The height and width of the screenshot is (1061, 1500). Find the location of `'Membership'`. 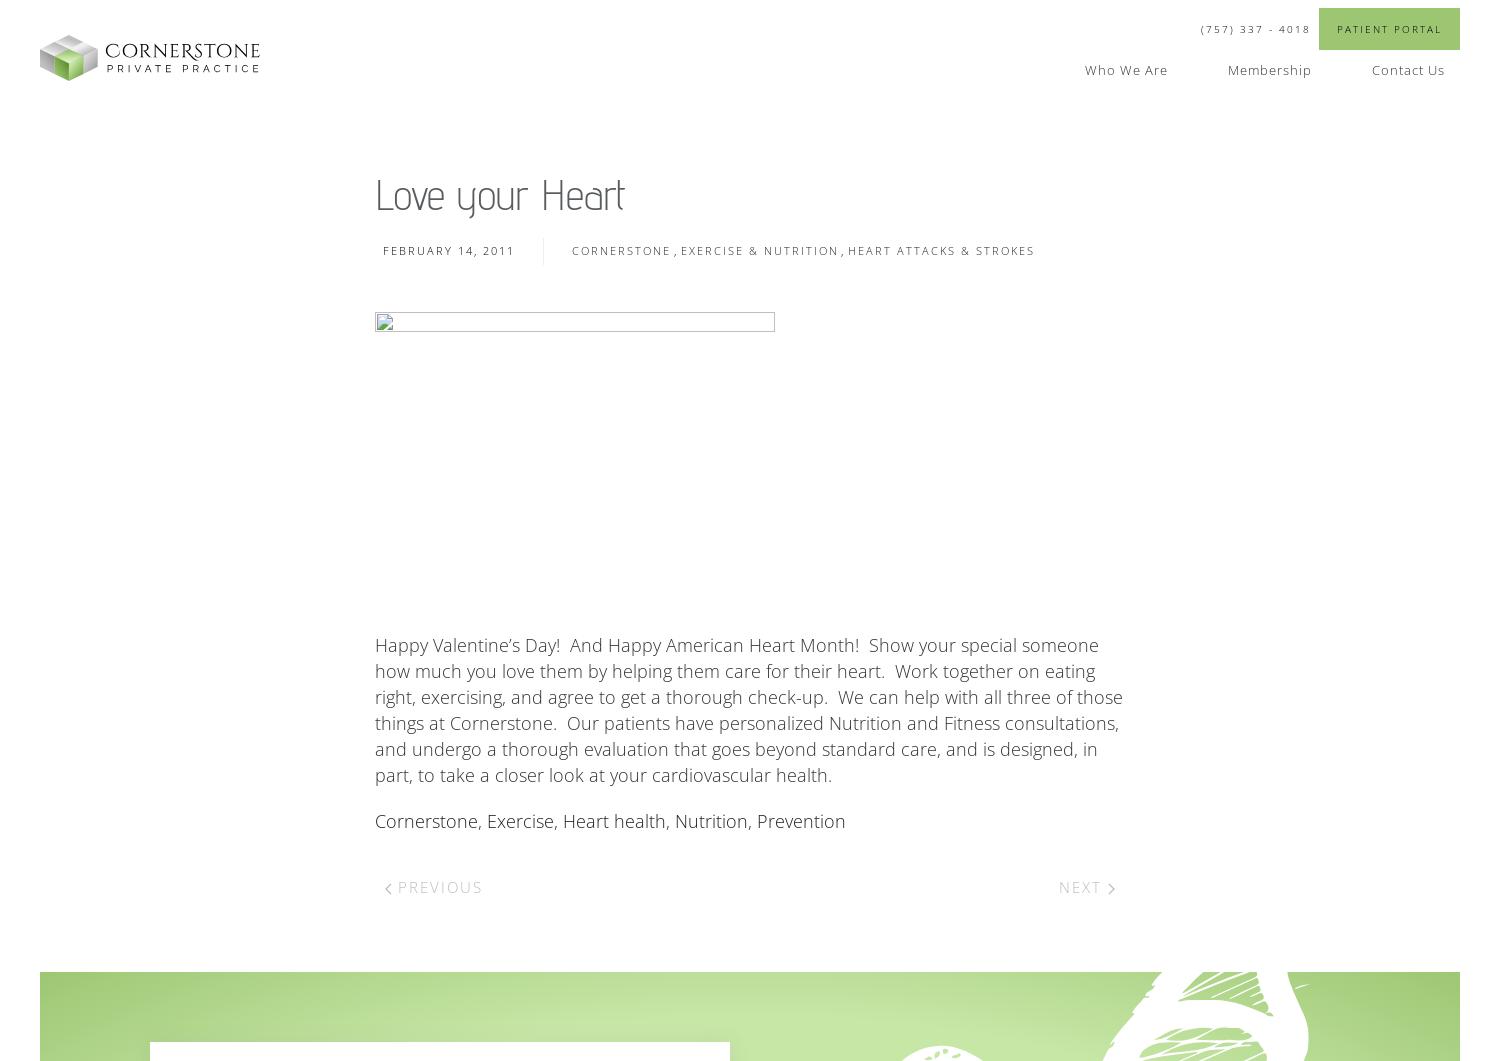

'Membership' is located at coordinates (1270, 68).